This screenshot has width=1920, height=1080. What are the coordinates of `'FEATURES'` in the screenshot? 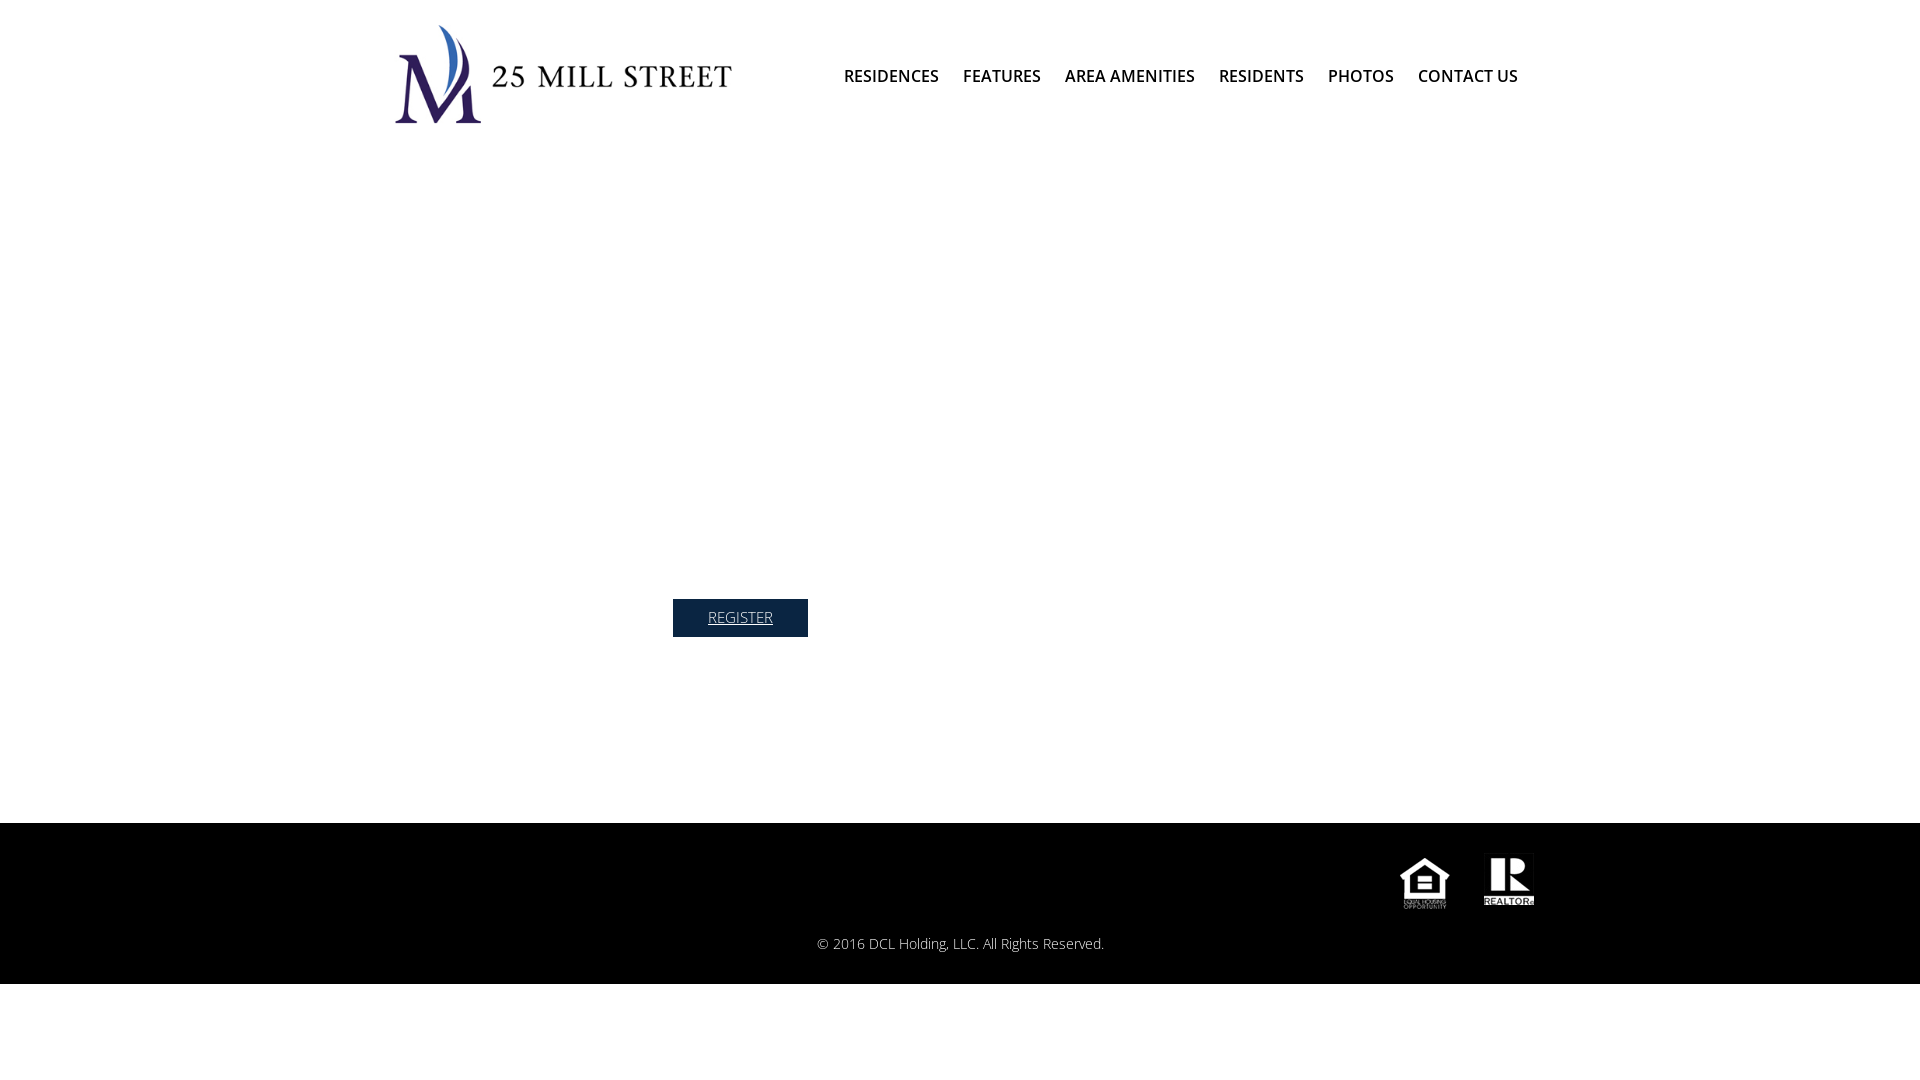 It's located at (1002, 75).